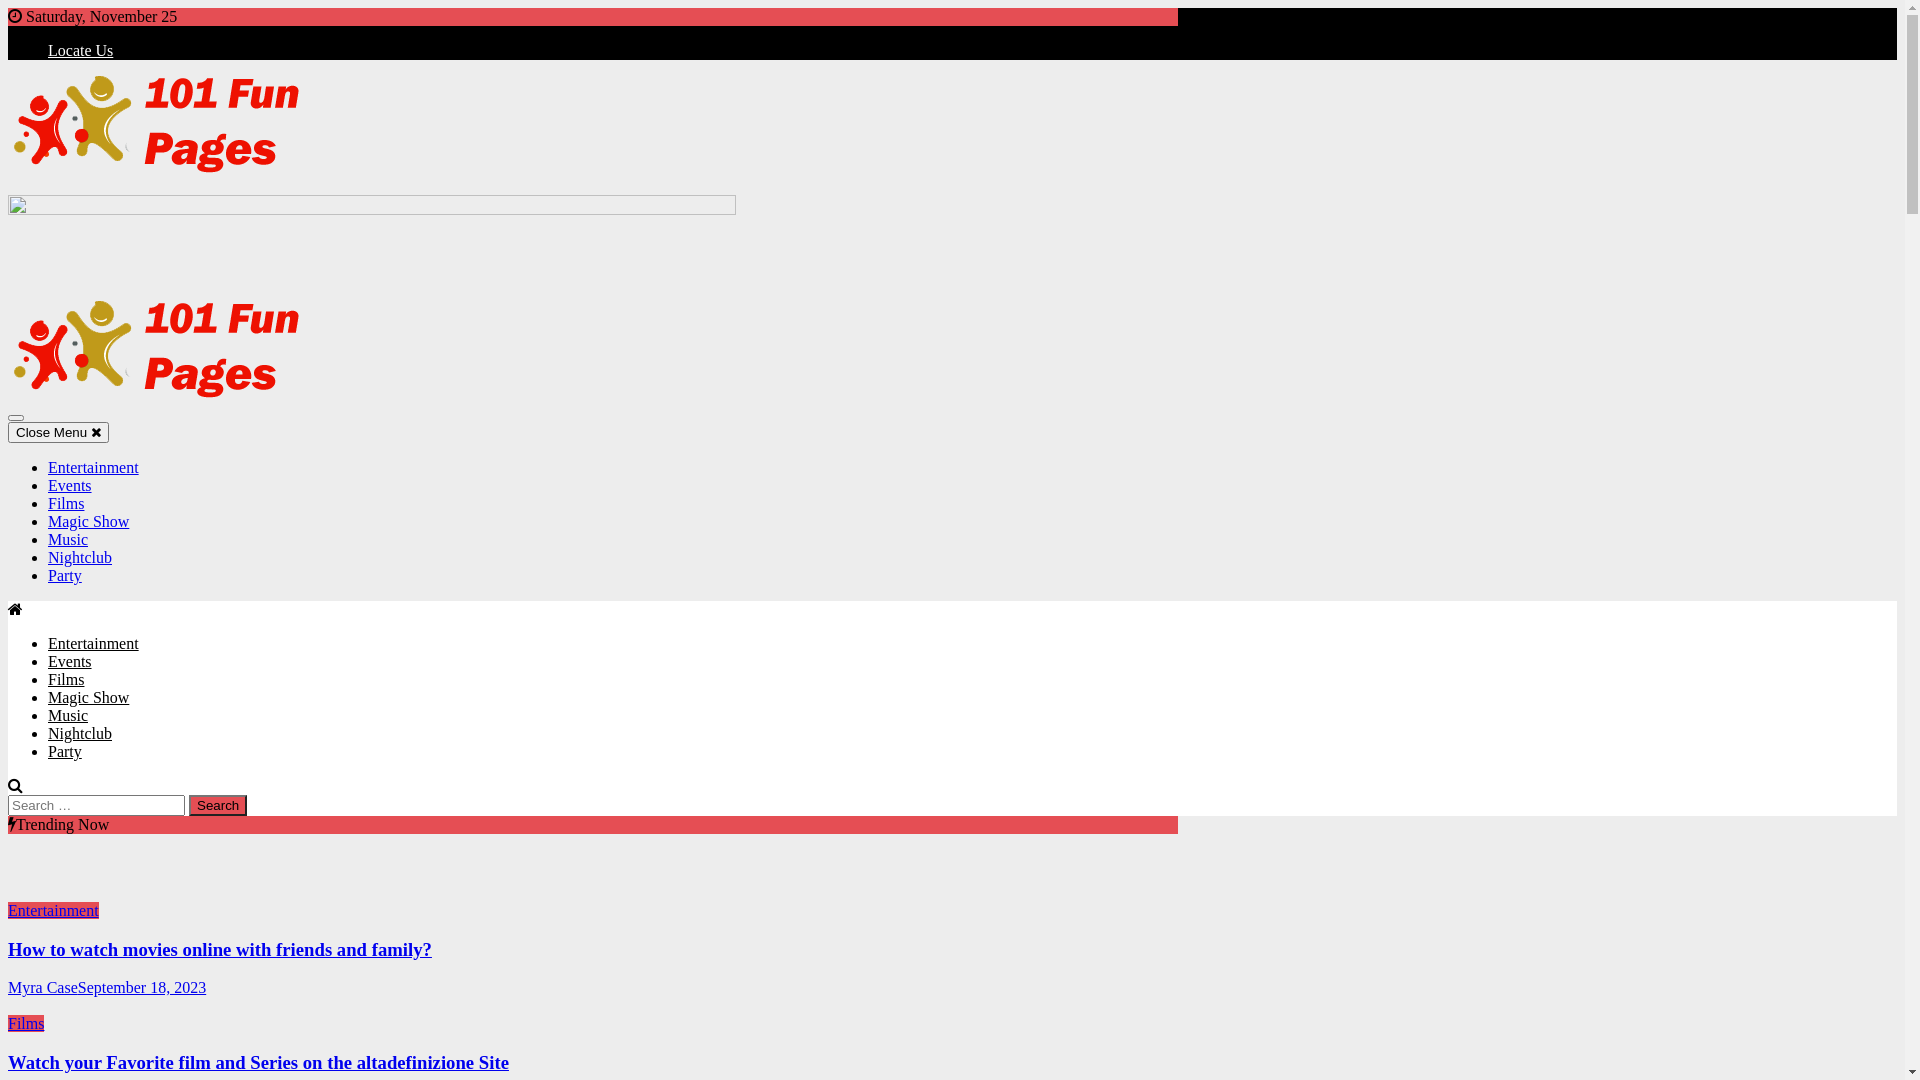 The image size is (1920, 1080). I want to click on 'Magic Show', so click(87, 520).